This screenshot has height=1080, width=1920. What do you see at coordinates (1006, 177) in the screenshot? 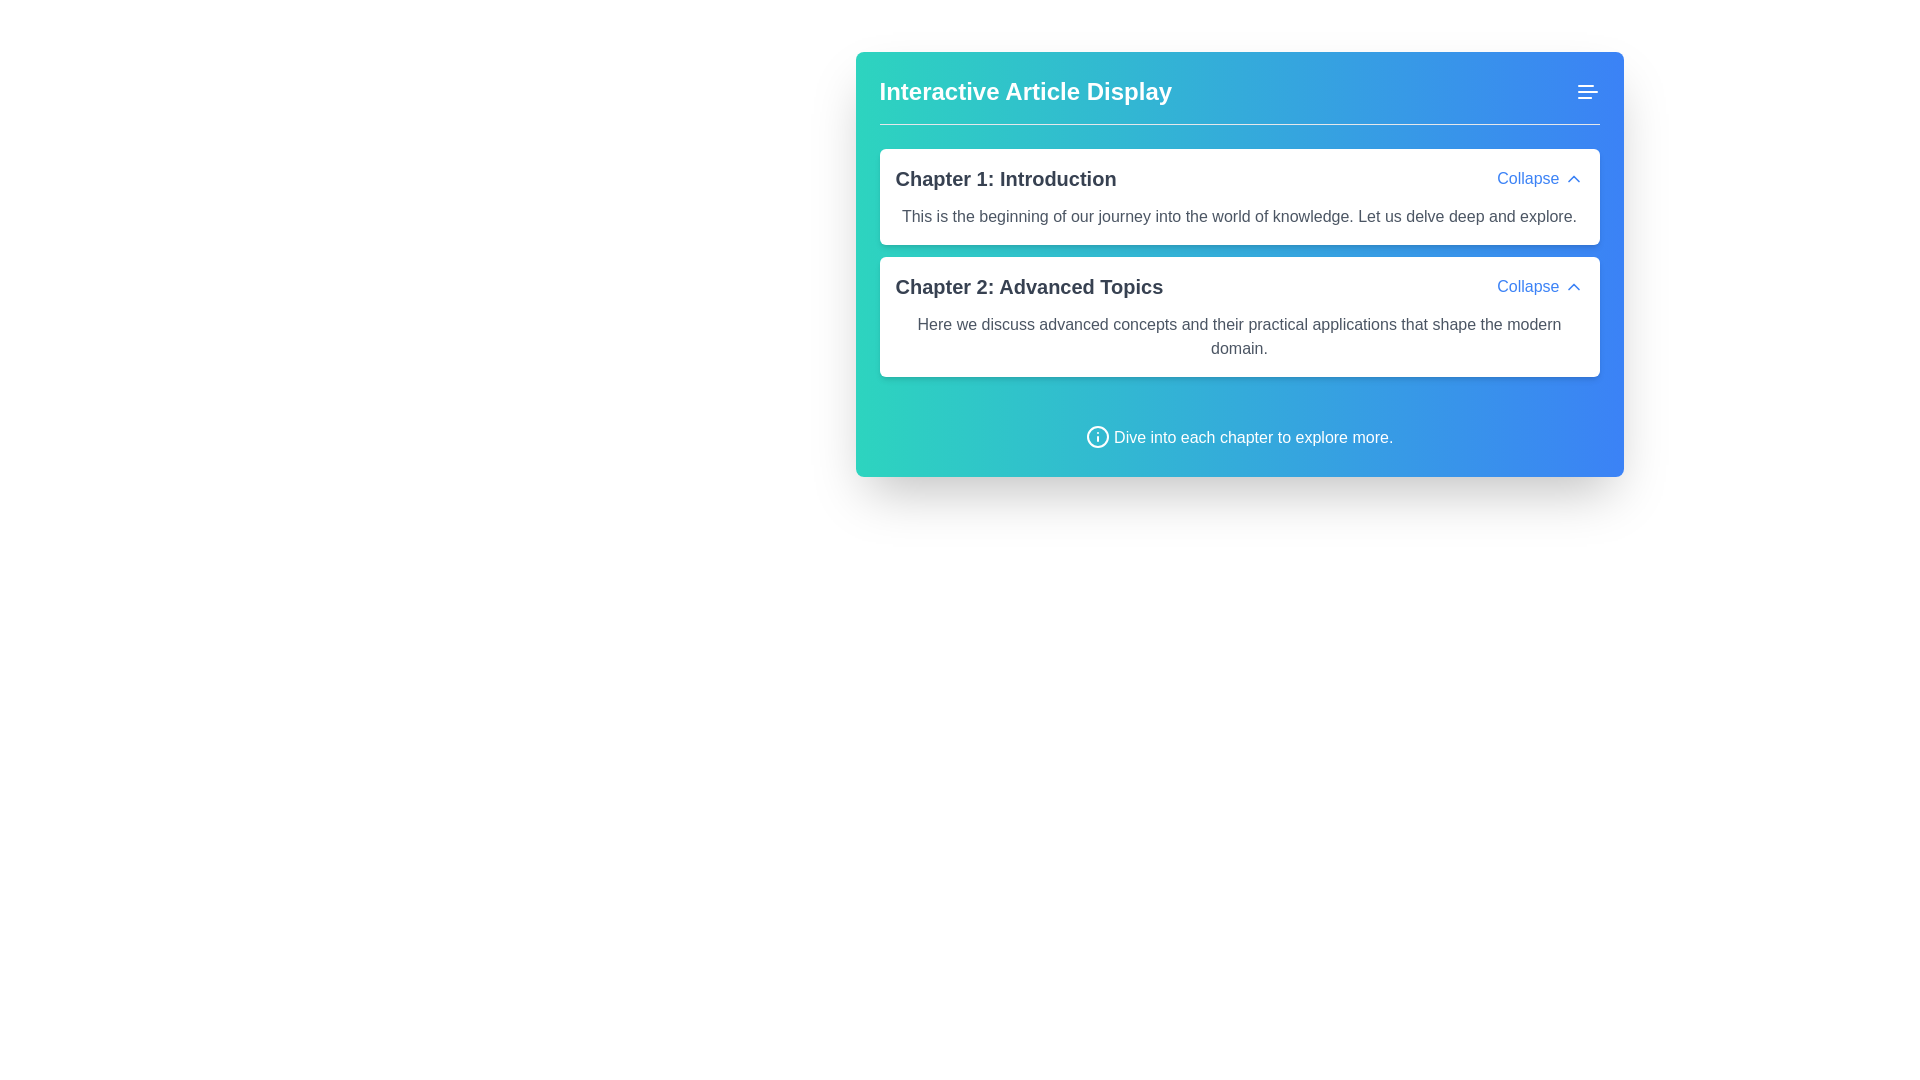
I see `text header labeled 'Chapter 1: Introduction' which is prominently displayed in a larger bold font in dark gray color, located at the top-left corner of a collapsible block` at bounding box center [1006, 177].